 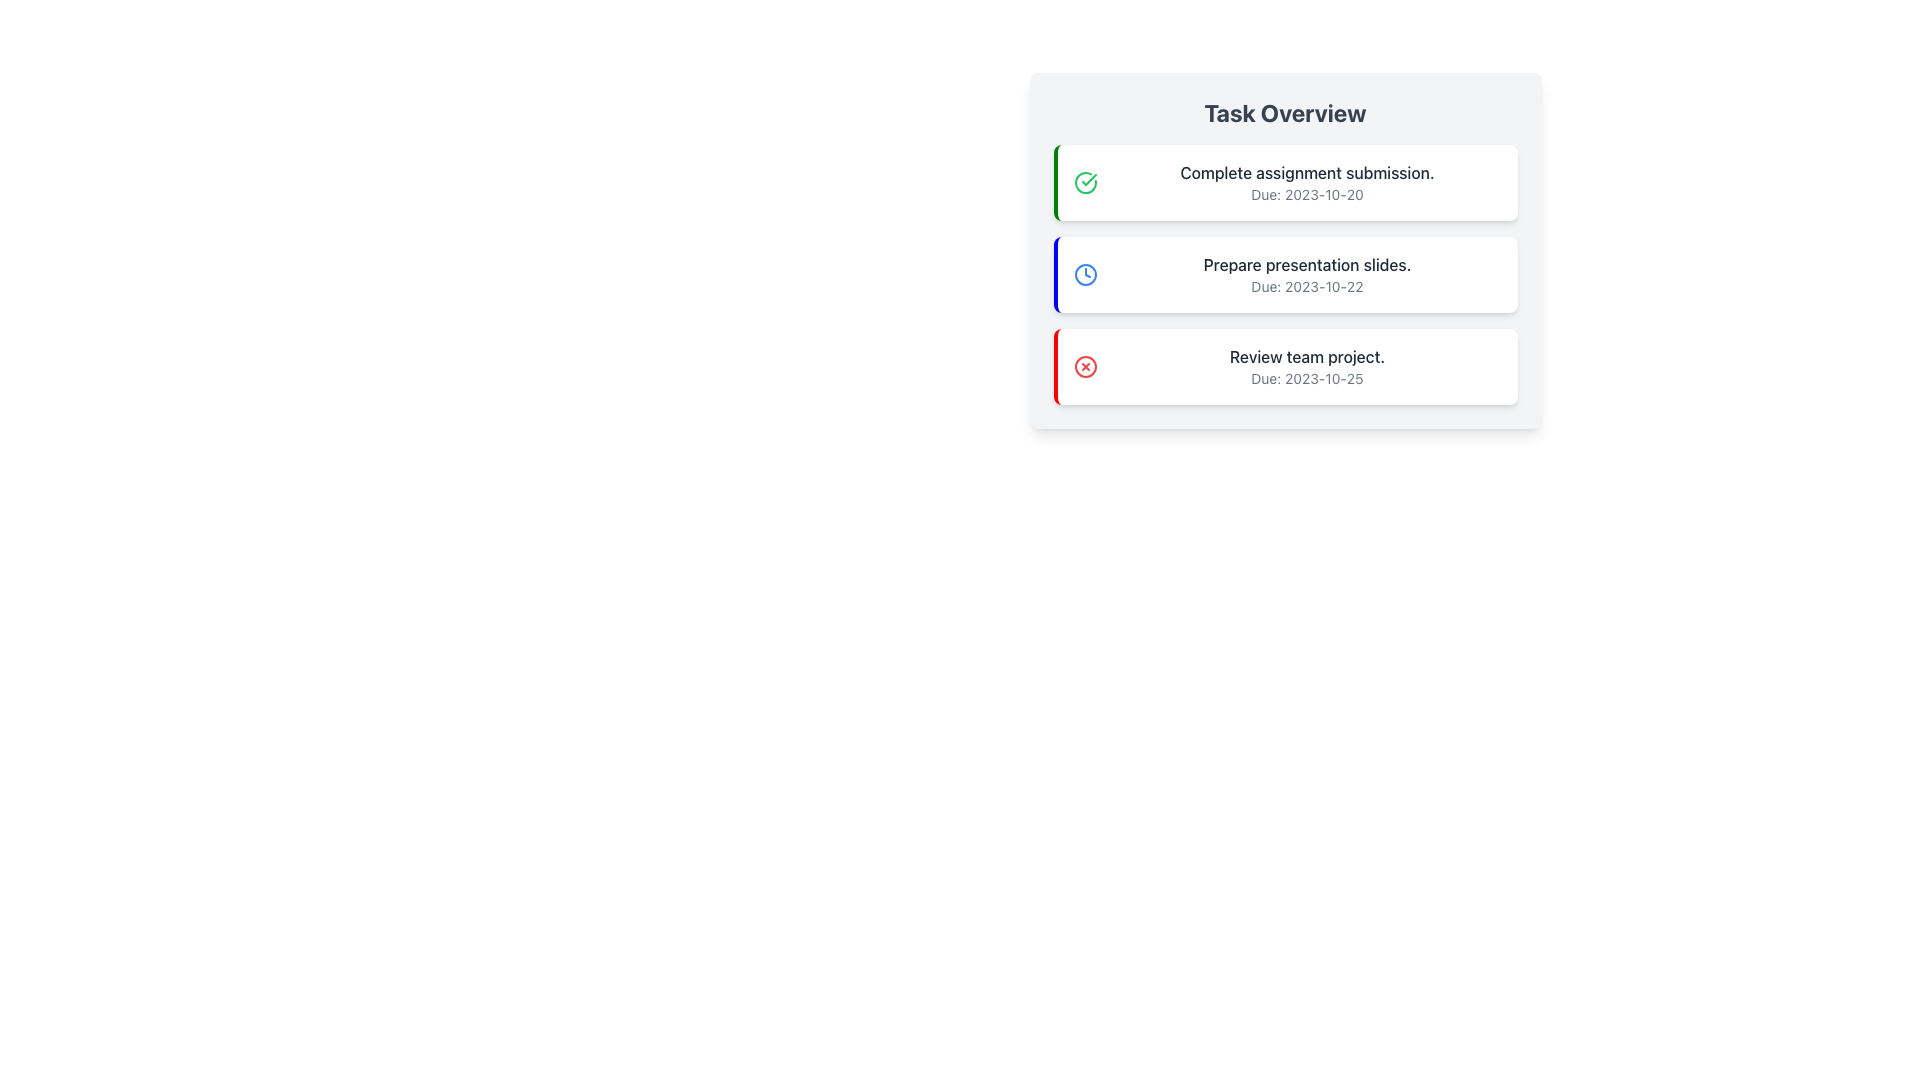 What do you see at coordinates (1307, 366) in the screenshot?
I see `the third and last item in the vertical task list that displays a specific task's information, including the task title and its due date` at bounding box center [1307, 366].